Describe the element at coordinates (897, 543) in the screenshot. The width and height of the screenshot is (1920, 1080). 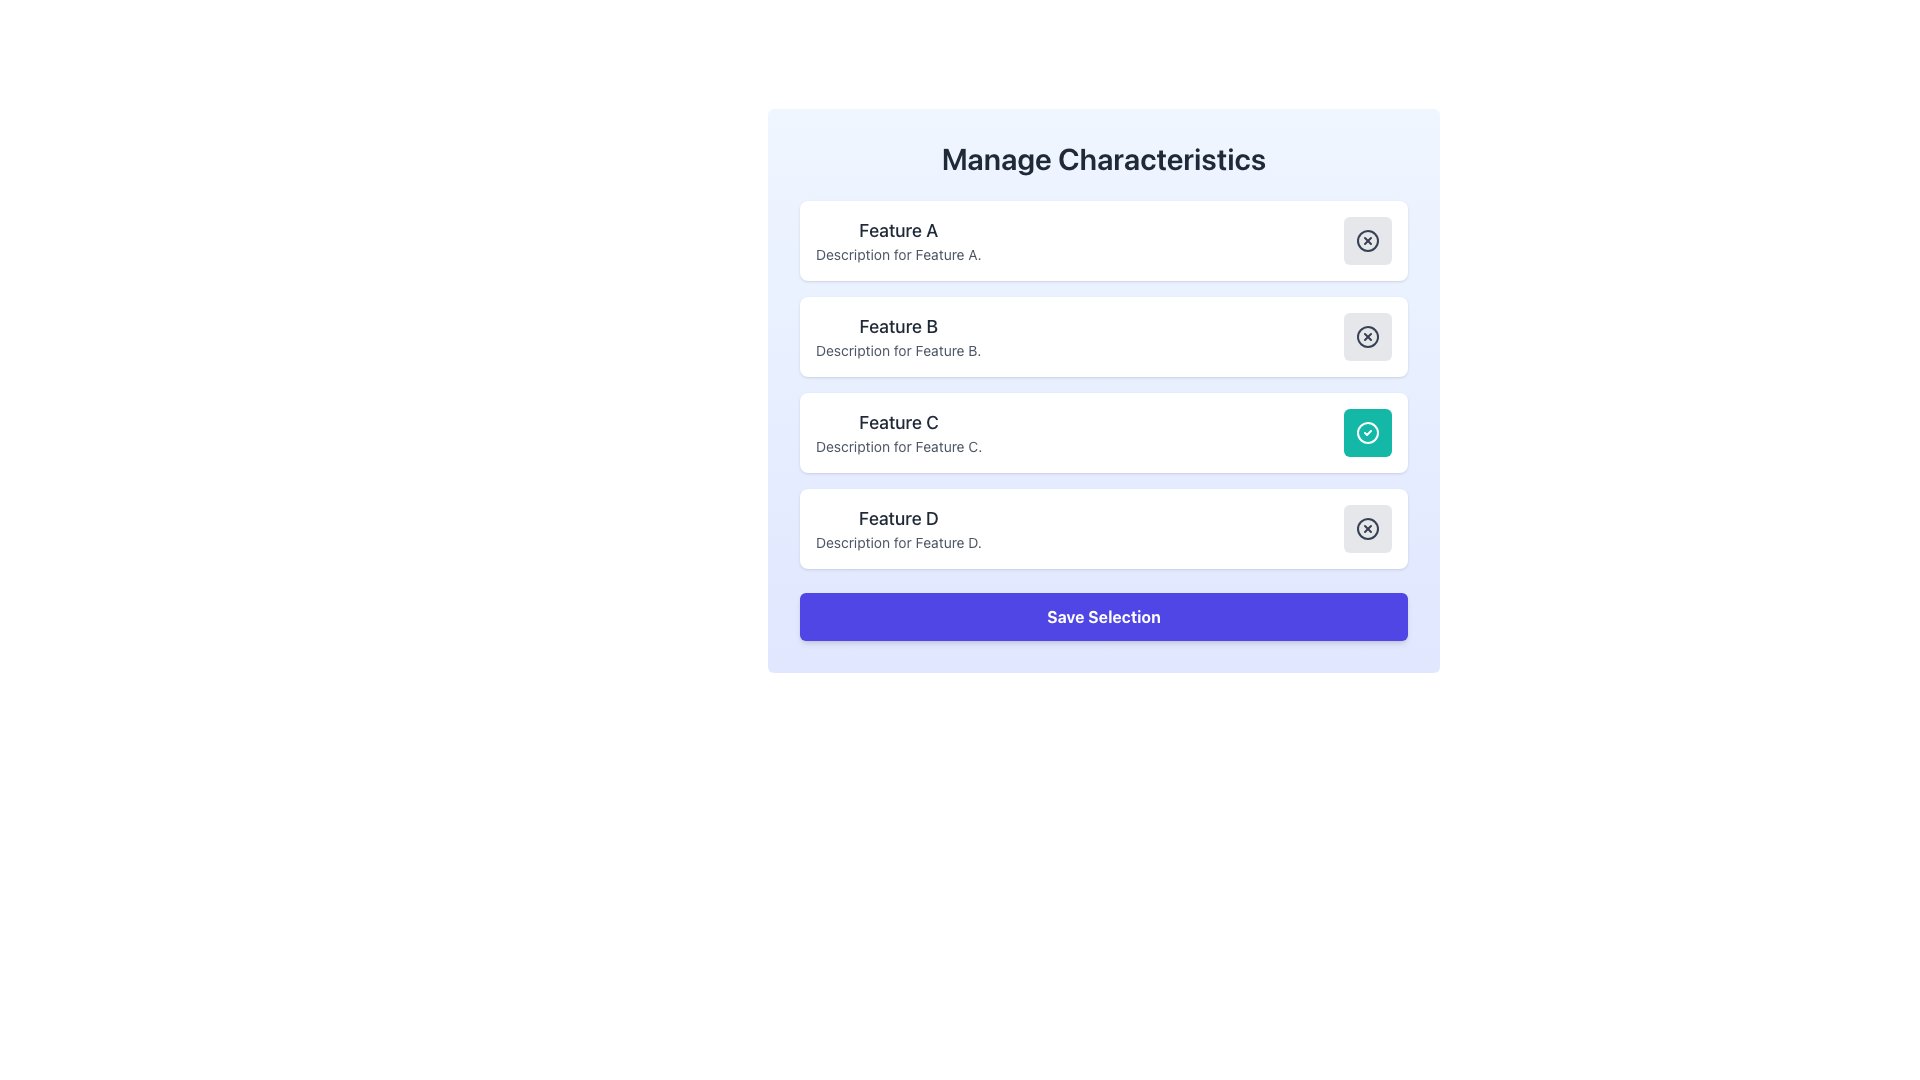
I see `the text label that displays 'Description for Feature D.', which is located below the heading 'Feature D' in the list` at that location.